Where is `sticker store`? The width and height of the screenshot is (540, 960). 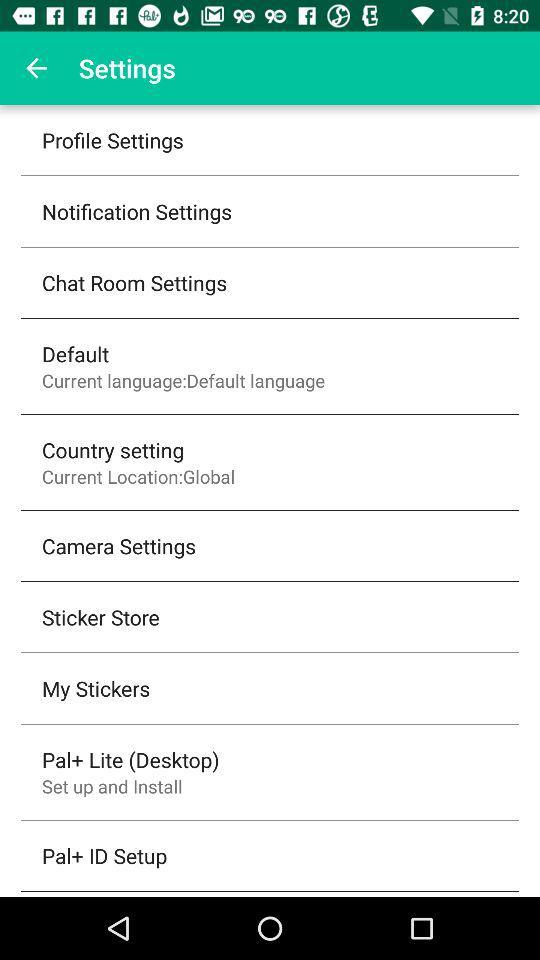 sticker store is located at coordinates (99, 616).